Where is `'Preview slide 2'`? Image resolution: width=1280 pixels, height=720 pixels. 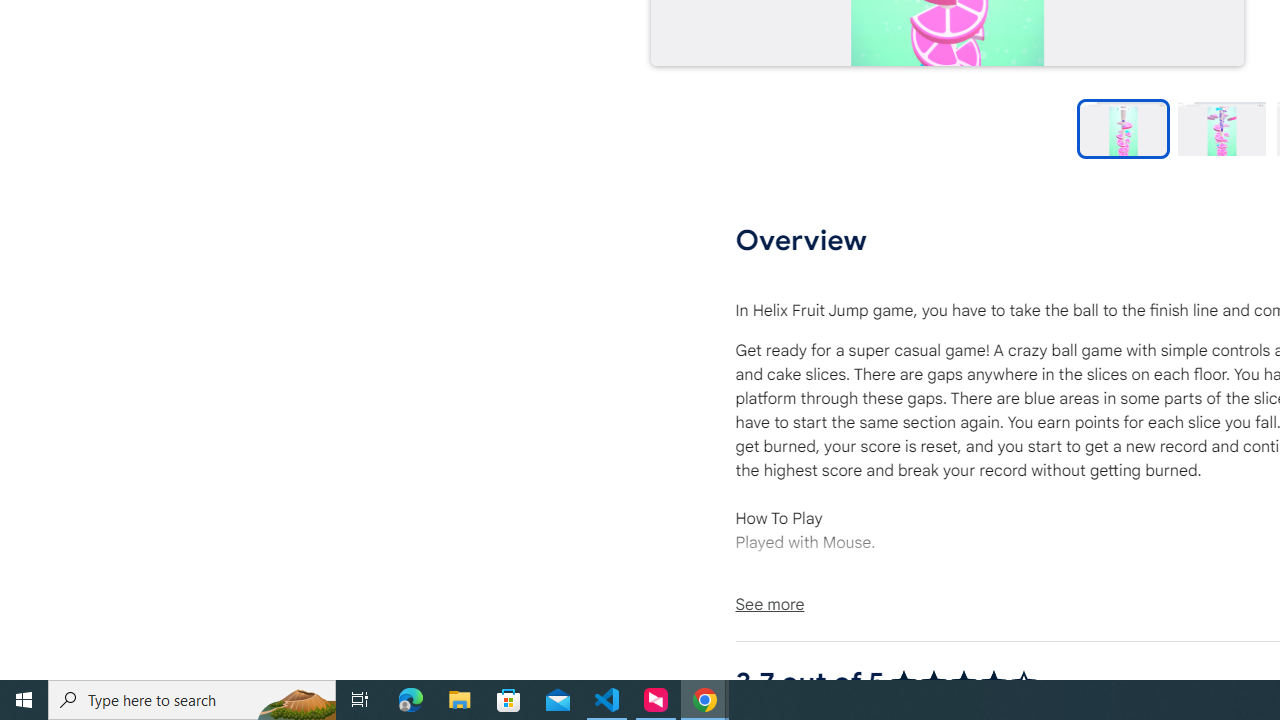 'Preview slide 2' is located at coordinates (1220, 128).